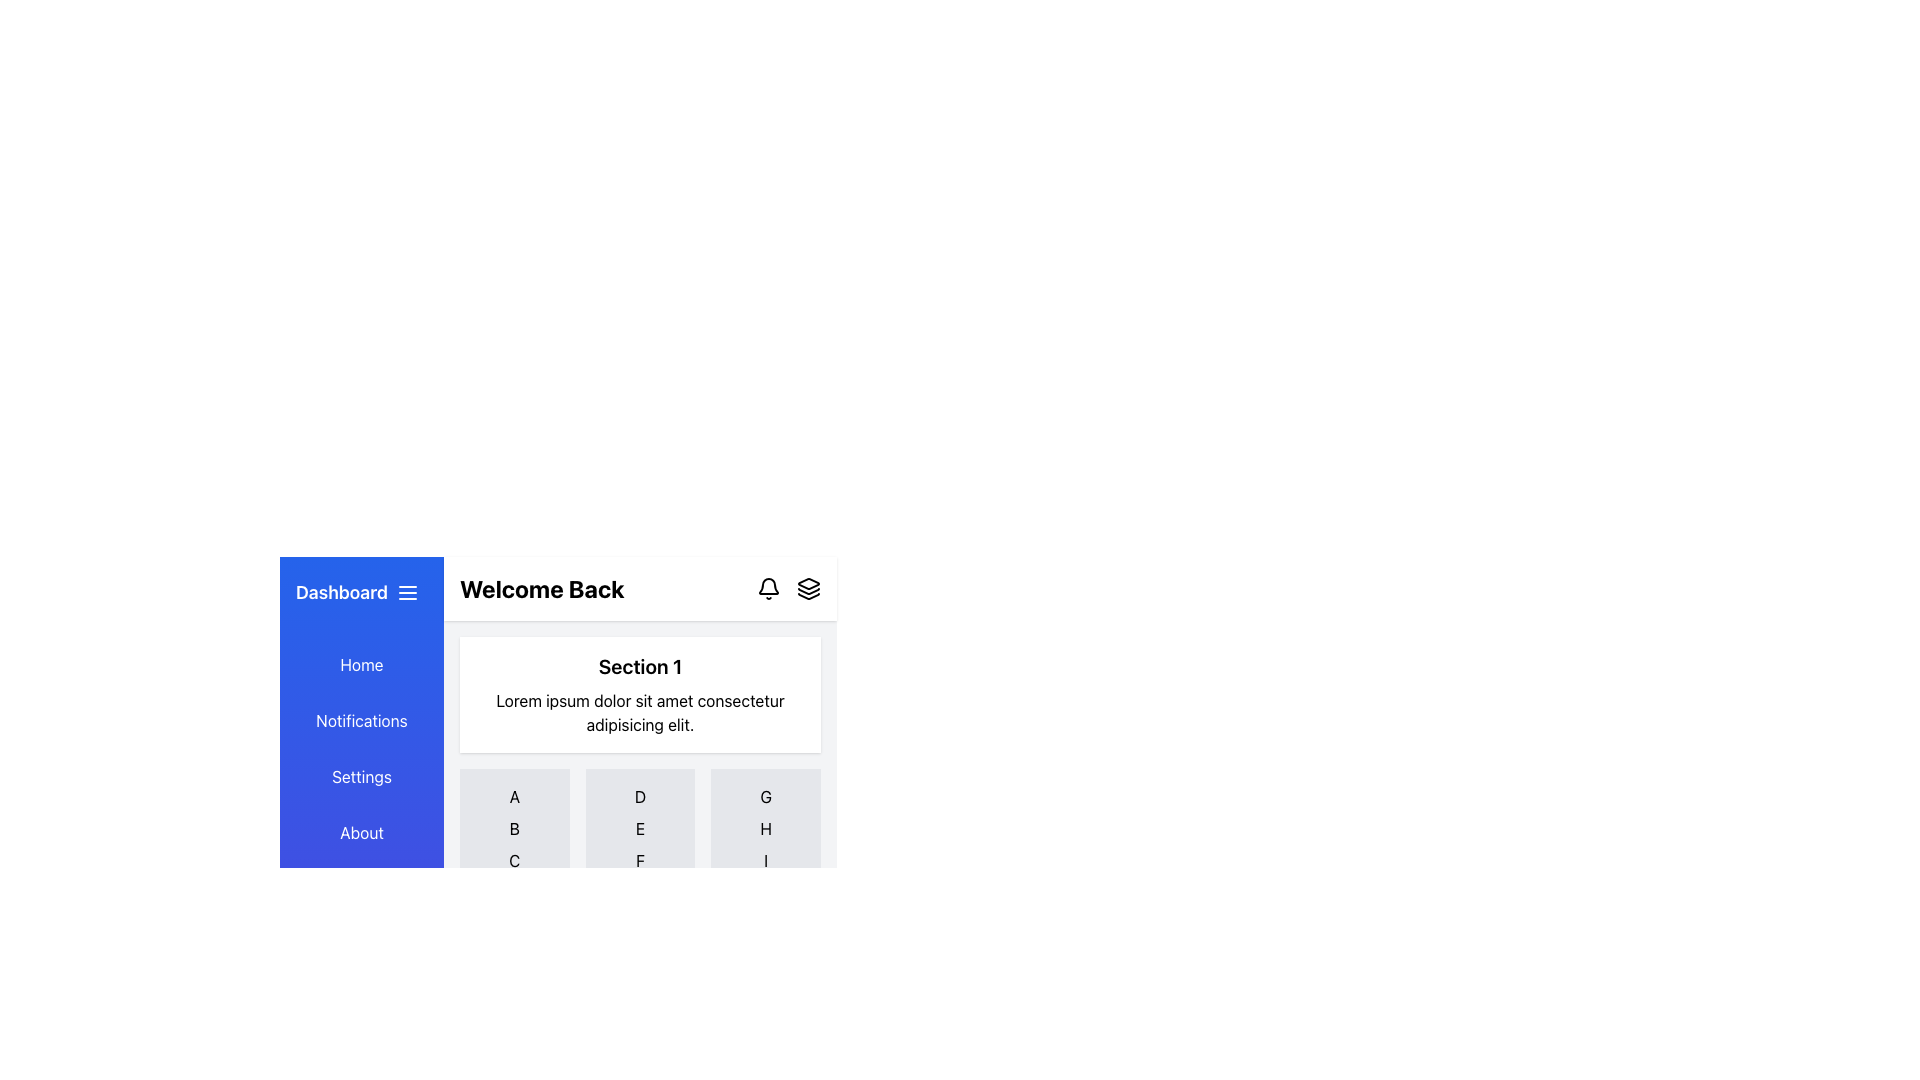  Describe the element at coordinates (809, 595) in the screenshot. I see `the third and lowest band of the layered icon located at the top-right section of the interface, which is next to the notification bell` at that location.